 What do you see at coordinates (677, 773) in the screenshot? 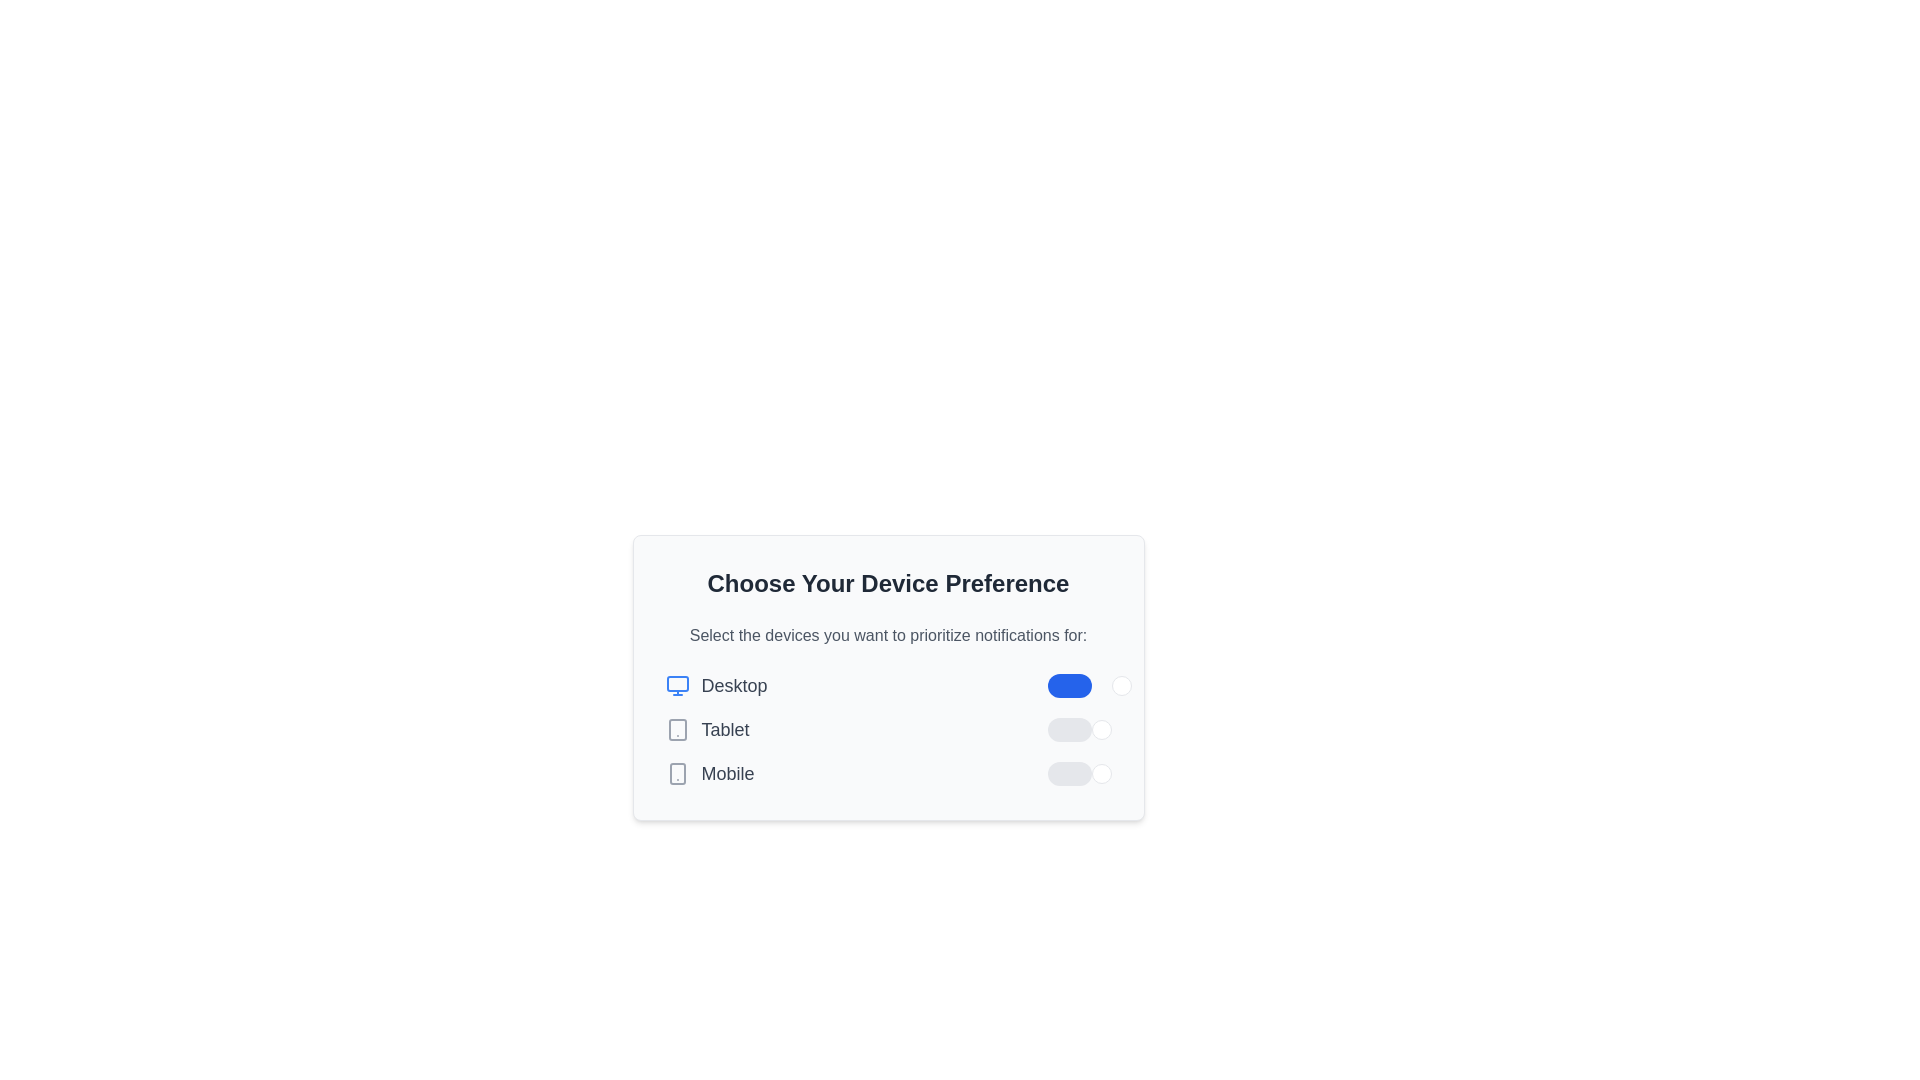
I see `the 'Mobile' option icon, which is visually aligned with the 'Desktop' and 'Tablet' icons in the device options list` at bounding box center [677, 773].